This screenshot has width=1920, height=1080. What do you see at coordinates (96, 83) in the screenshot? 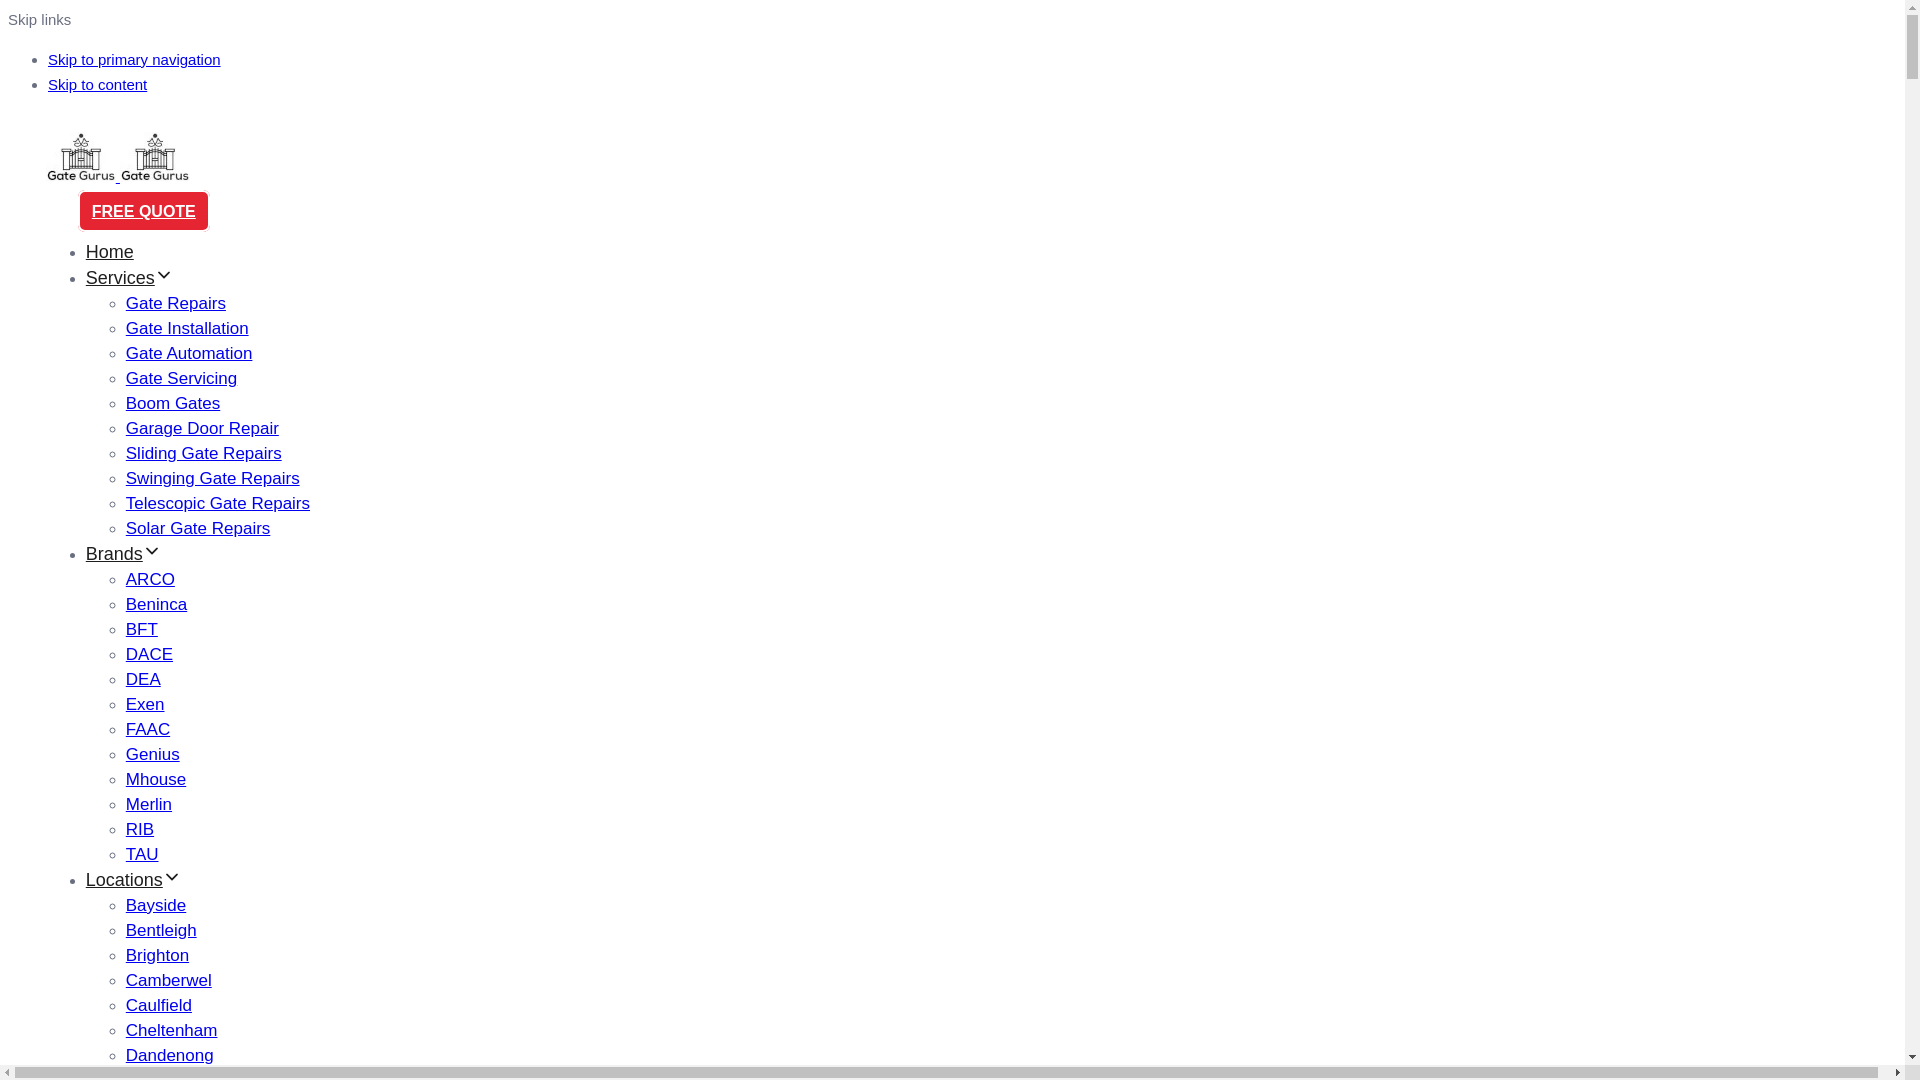
I see `'Skip to content'` at bounding box center [96, 83].